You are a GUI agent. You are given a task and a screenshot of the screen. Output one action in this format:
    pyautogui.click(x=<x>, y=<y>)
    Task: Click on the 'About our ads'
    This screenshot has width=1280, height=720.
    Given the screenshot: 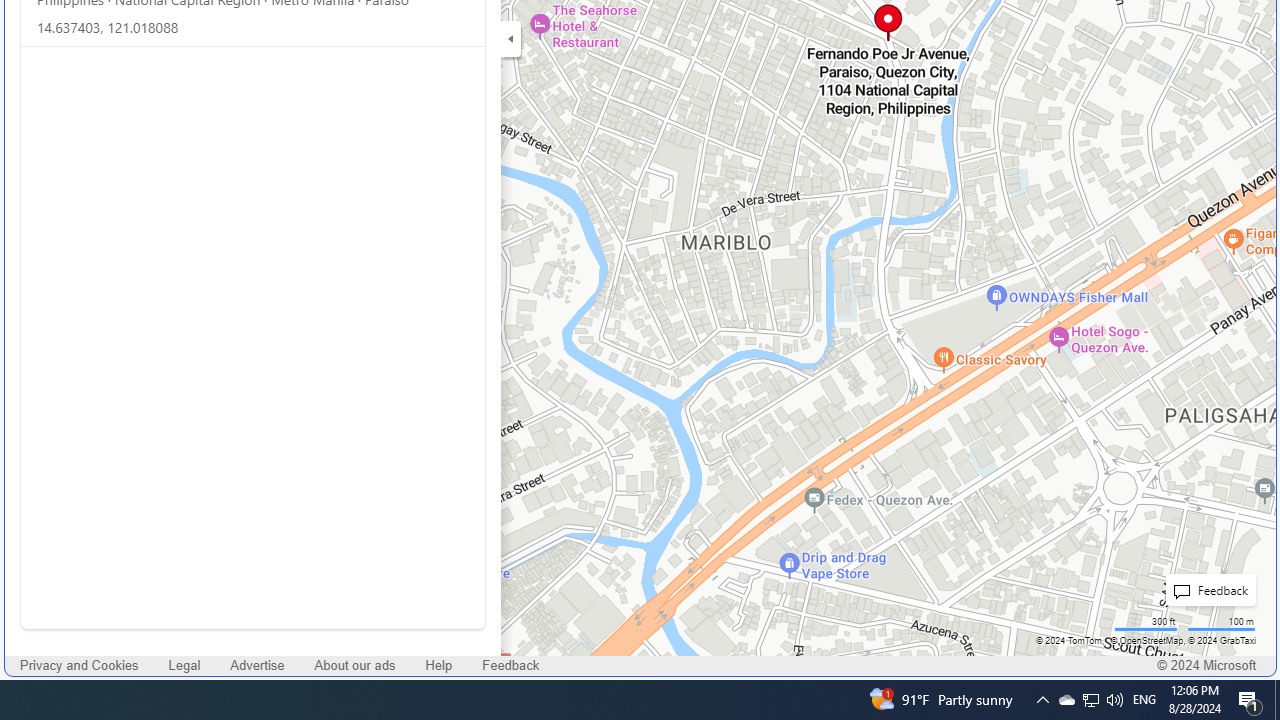 What is the action you would take?
    pyautogui.click(x=355, y=666)
    